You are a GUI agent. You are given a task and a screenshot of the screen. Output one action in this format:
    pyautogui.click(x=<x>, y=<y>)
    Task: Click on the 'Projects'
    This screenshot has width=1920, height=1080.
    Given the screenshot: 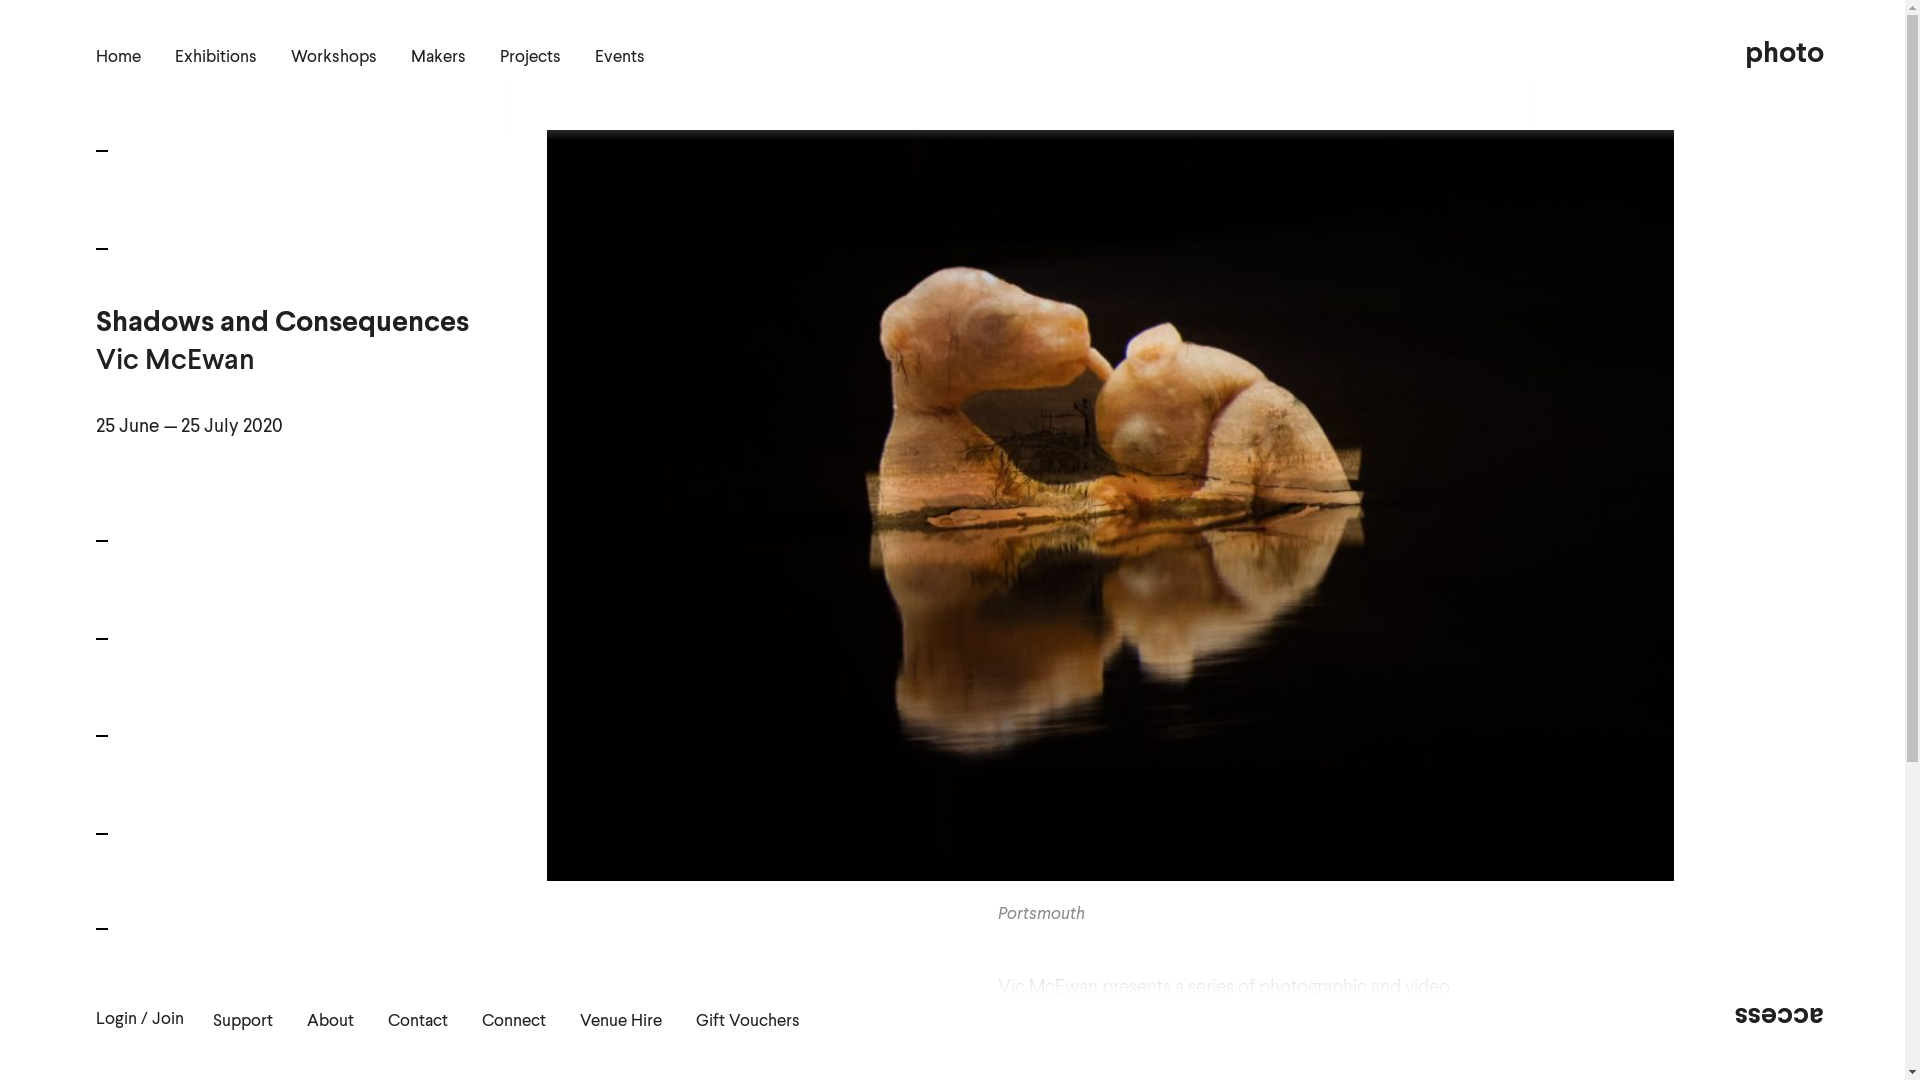 What is the action you would take?
    pyautogui.click(x=499, y=56)
    